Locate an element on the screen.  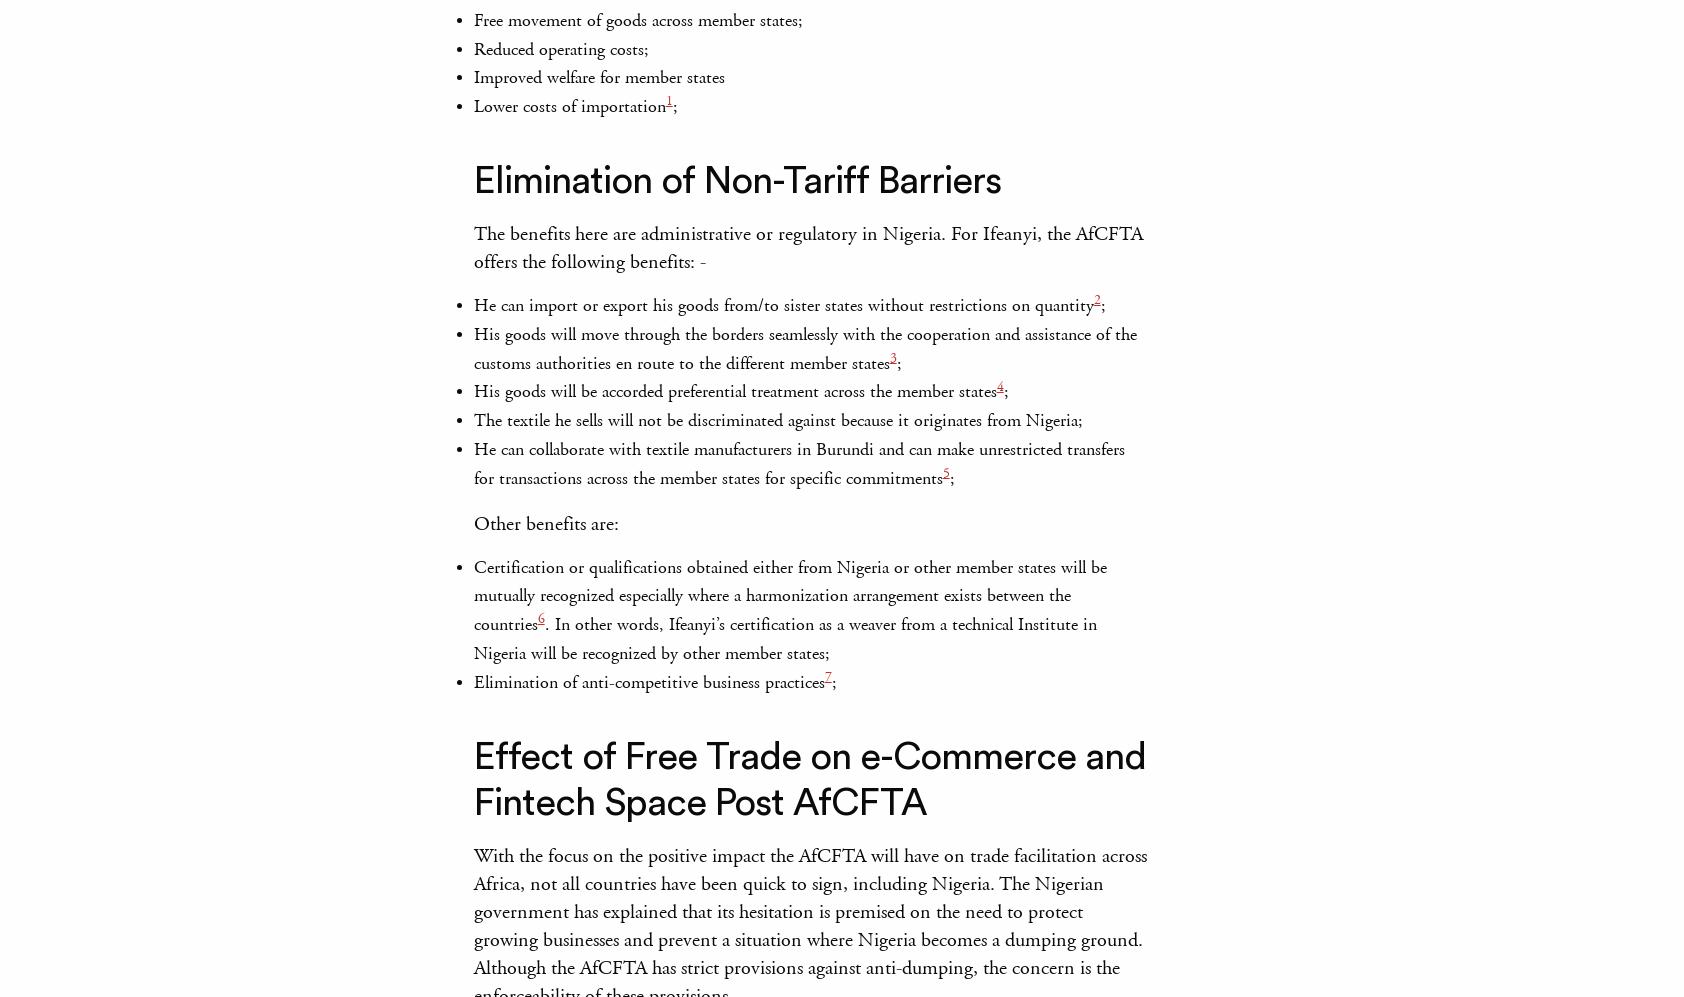
'Certification or qualifications obtained either from Nigeria or other member states will be mutually recognized especially where a harmonization arrangement exists between the countries' is located at coordinates (789, 595).